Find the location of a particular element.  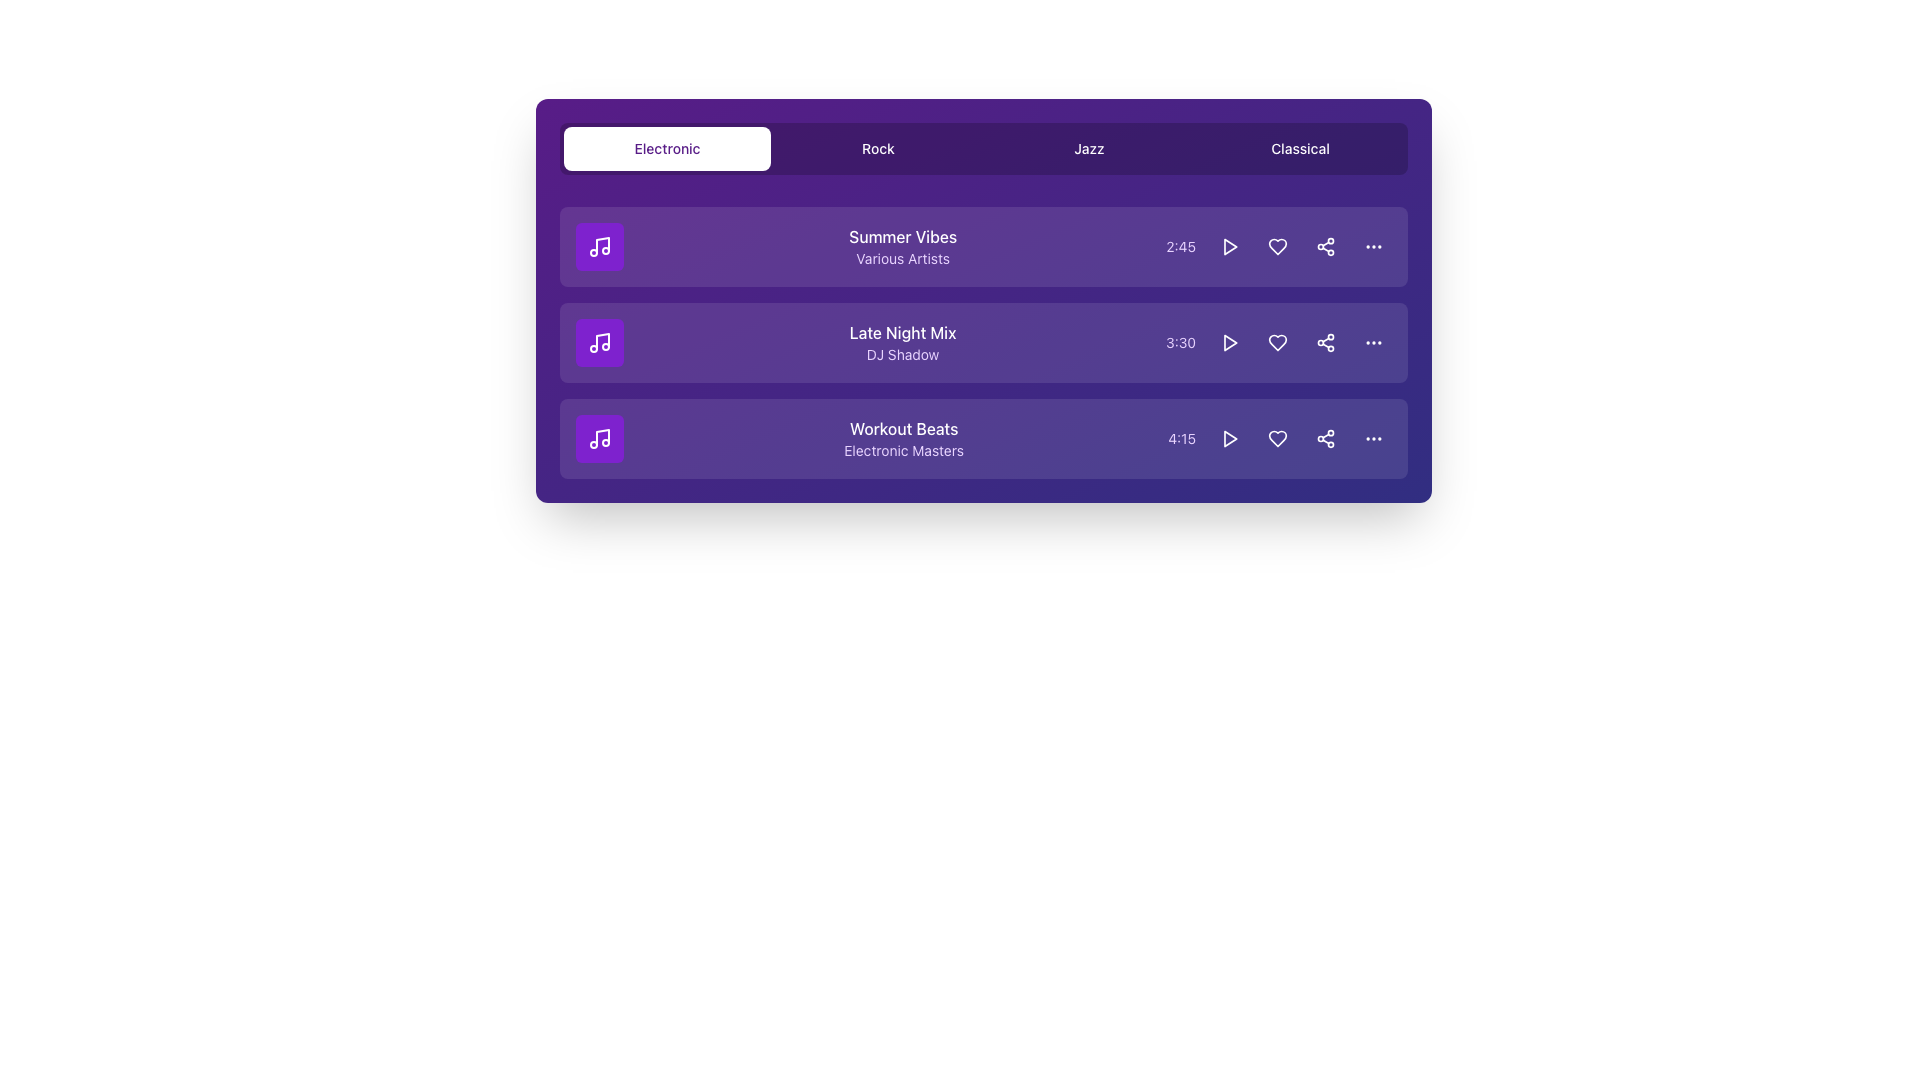

the Text Label that displays the duration of the track, located in the third column of the middle card, next to a rounded button and below 'Late Night Mix' is located at coordinates (1180, 342).